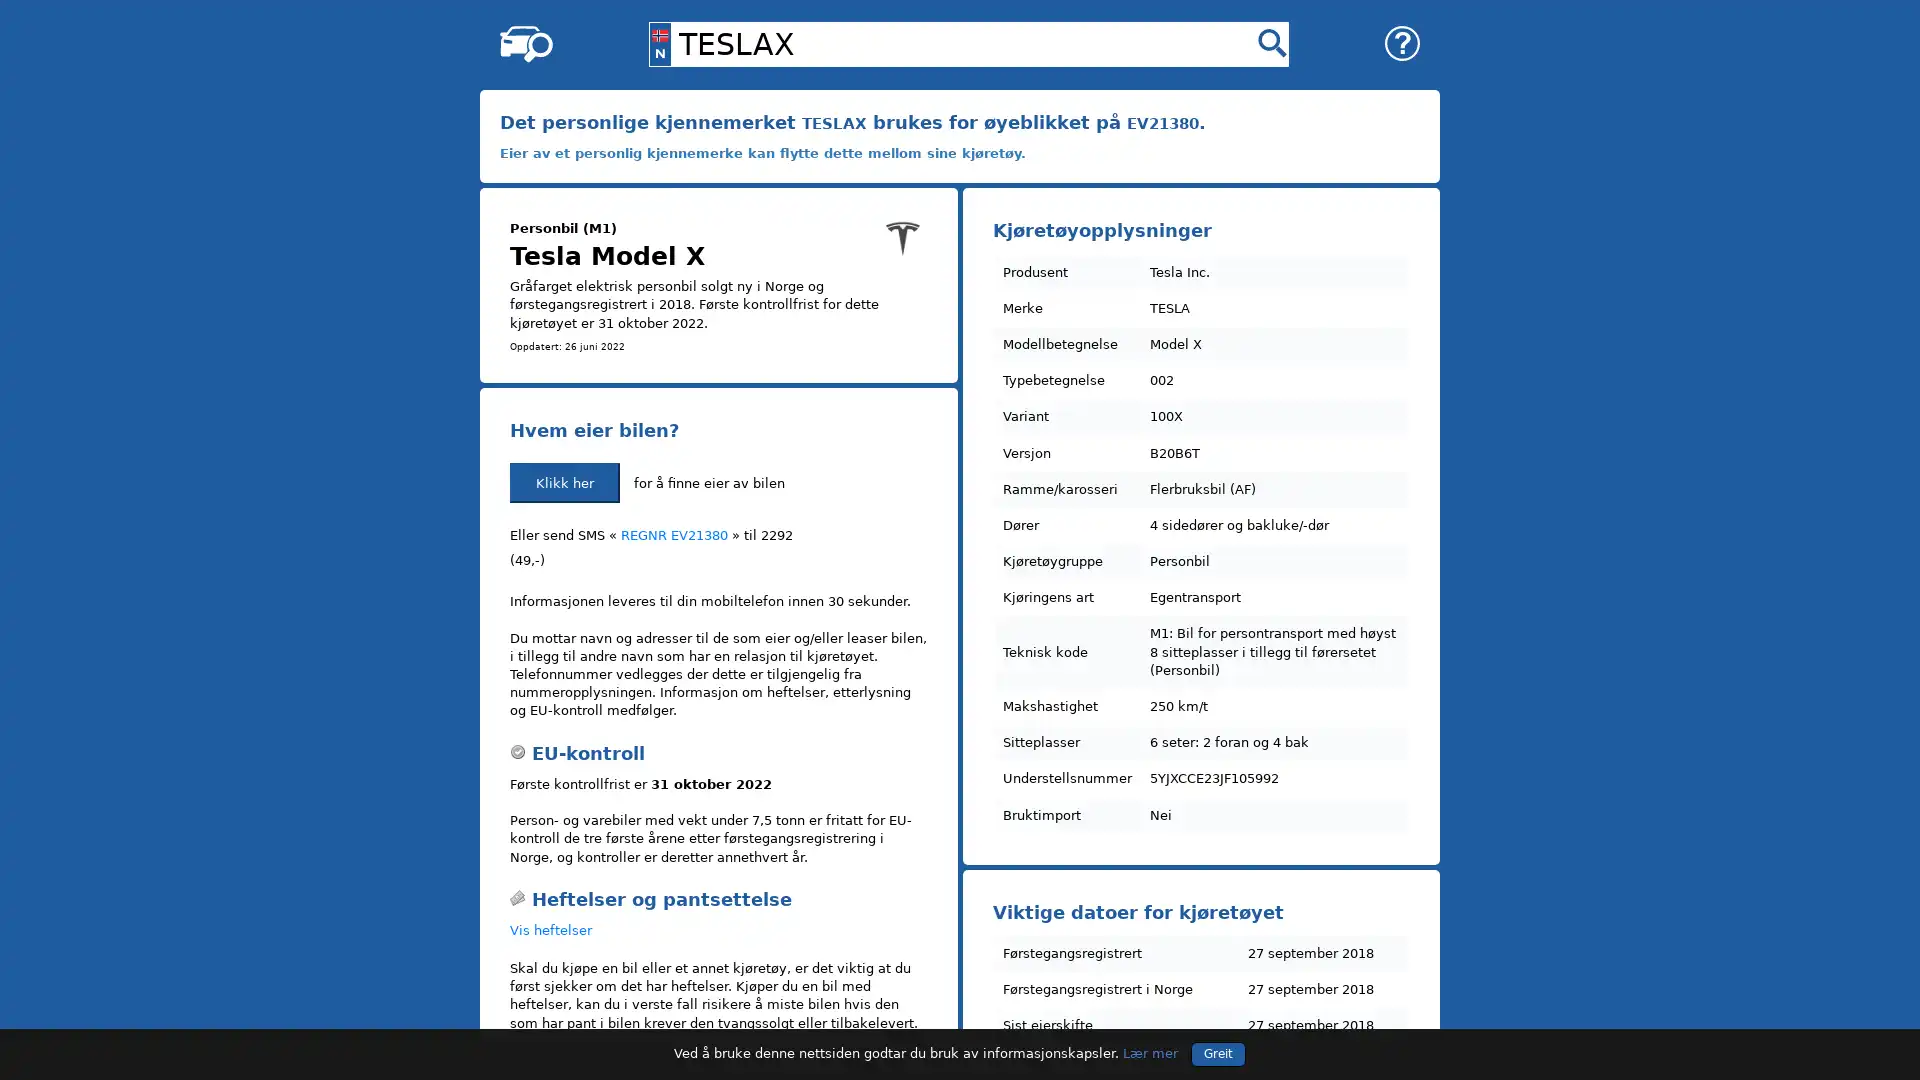 The height and width of the screenshot is (1080, 1920). What do you see at coordinates (1217, 1052) in the screenshot?
I see `Greit` at bounding box center [1217, 1052].